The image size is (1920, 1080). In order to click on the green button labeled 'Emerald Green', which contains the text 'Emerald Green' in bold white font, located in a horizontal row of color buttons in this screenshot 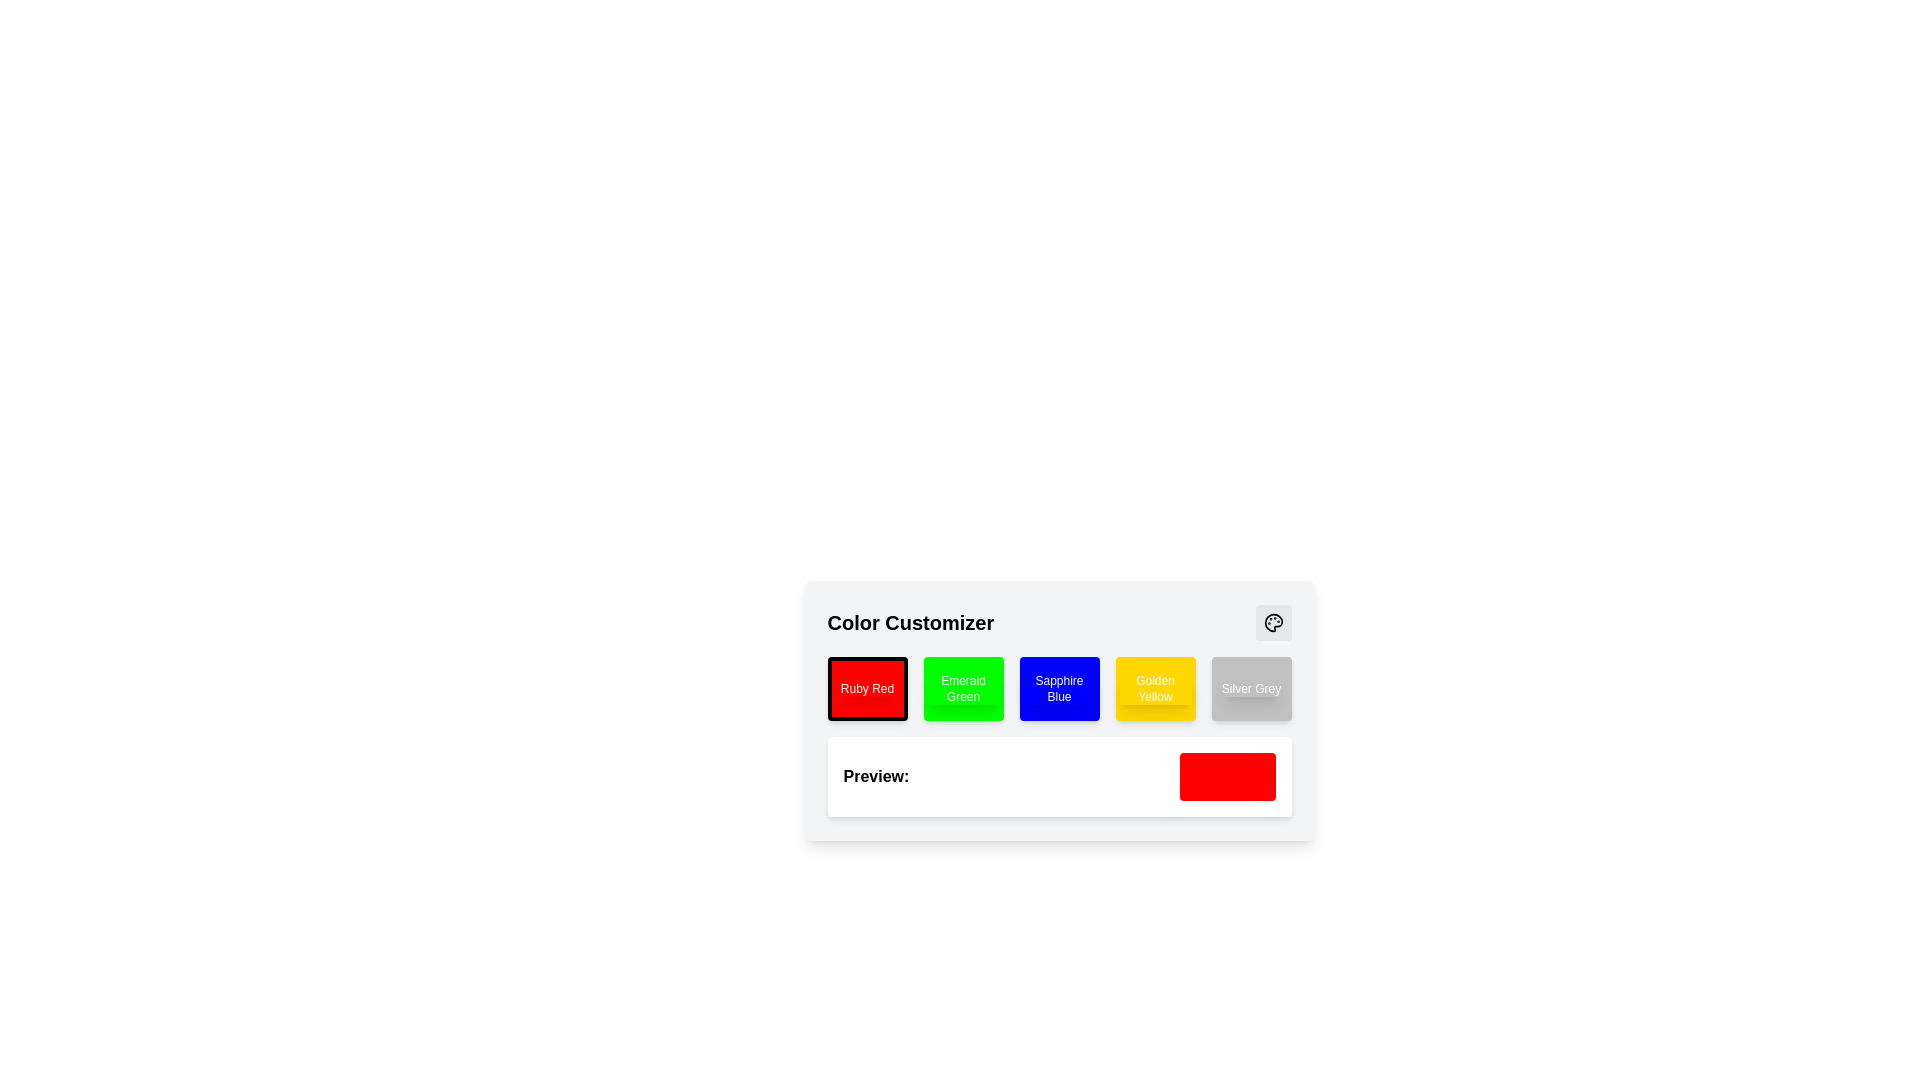, I will do `click(963, 688)`.